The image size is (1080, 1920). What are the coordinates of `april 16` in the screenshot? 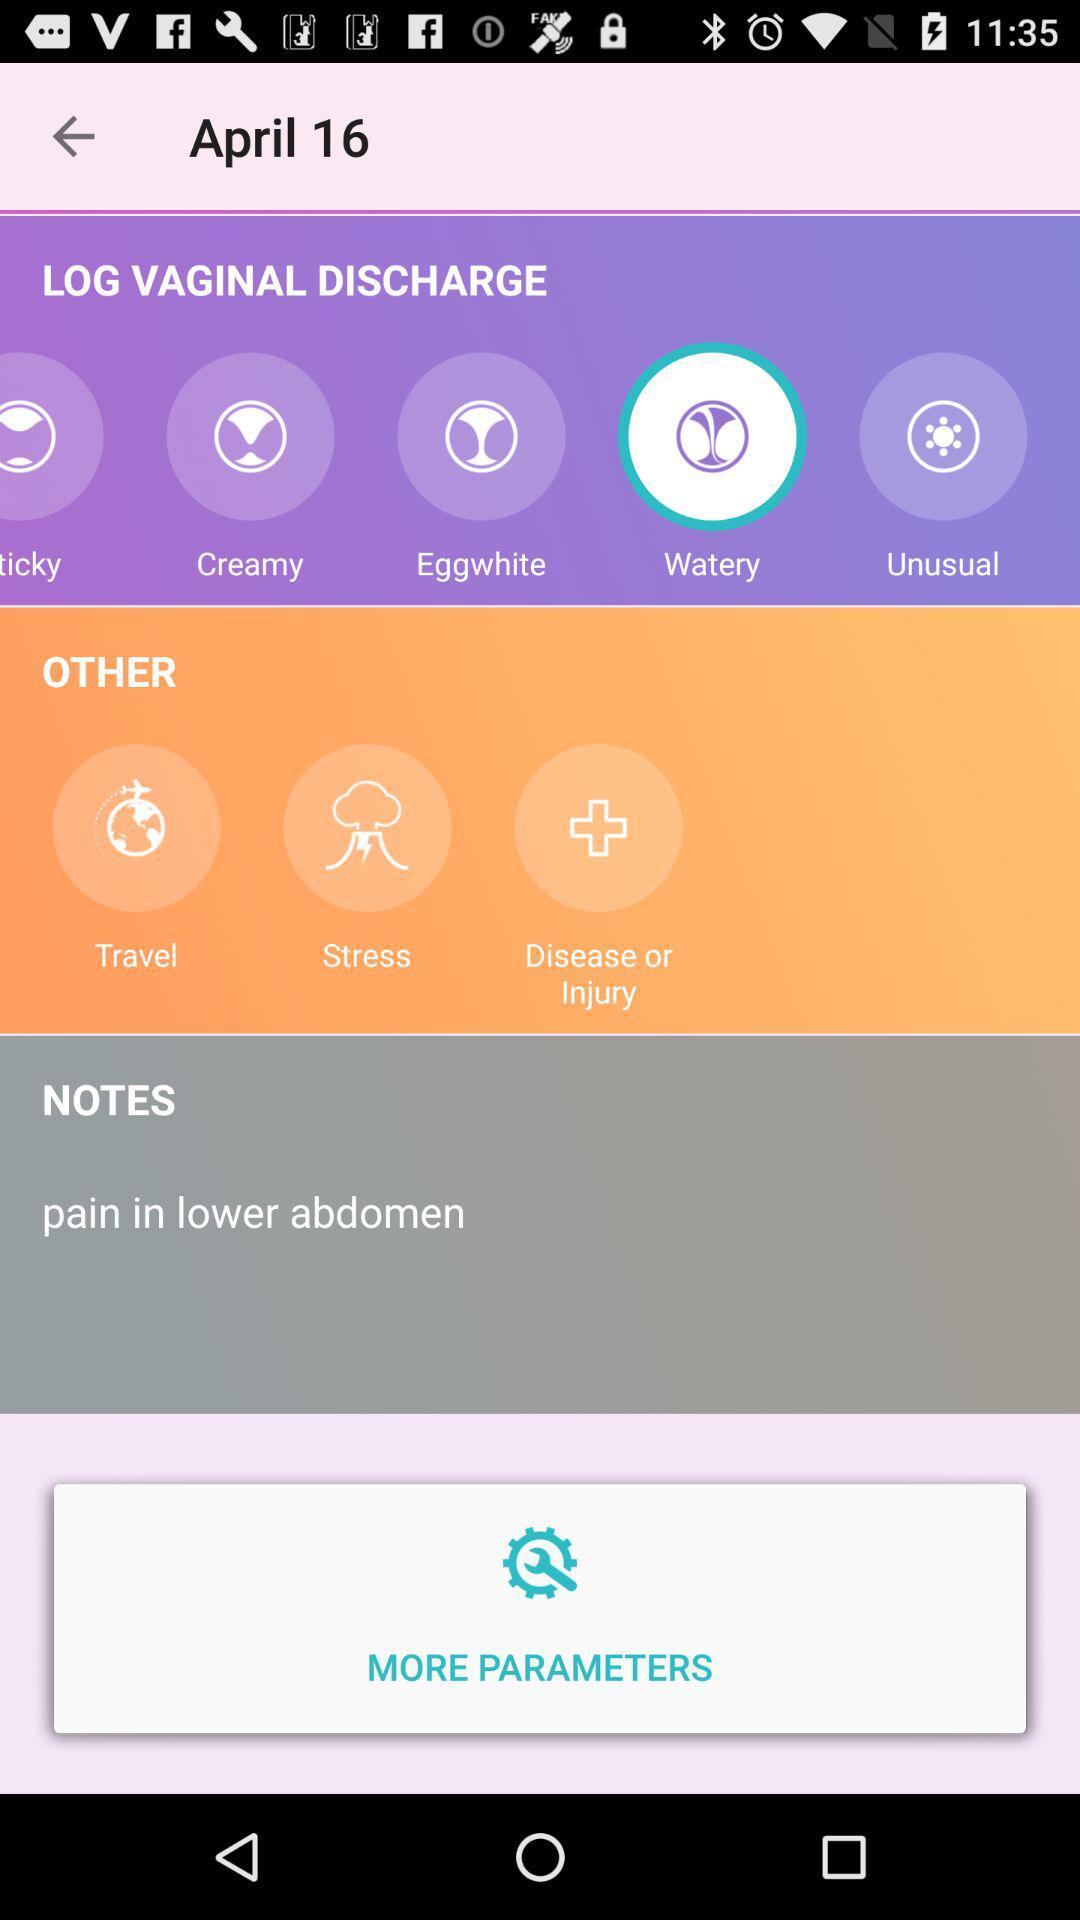 It's located at (290, 135).